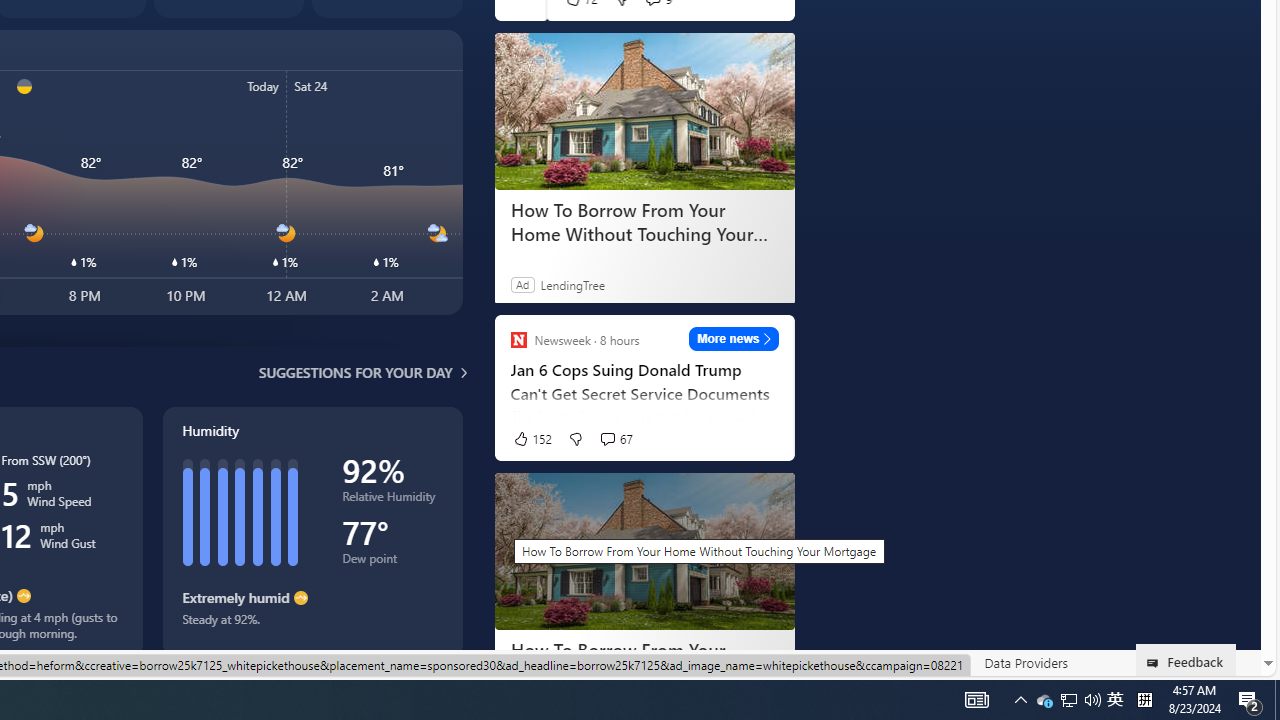  What do you see at coordinates (571, 284) in the screenshot?
I see `'LendingTree'` at bounding box center [571, 284].